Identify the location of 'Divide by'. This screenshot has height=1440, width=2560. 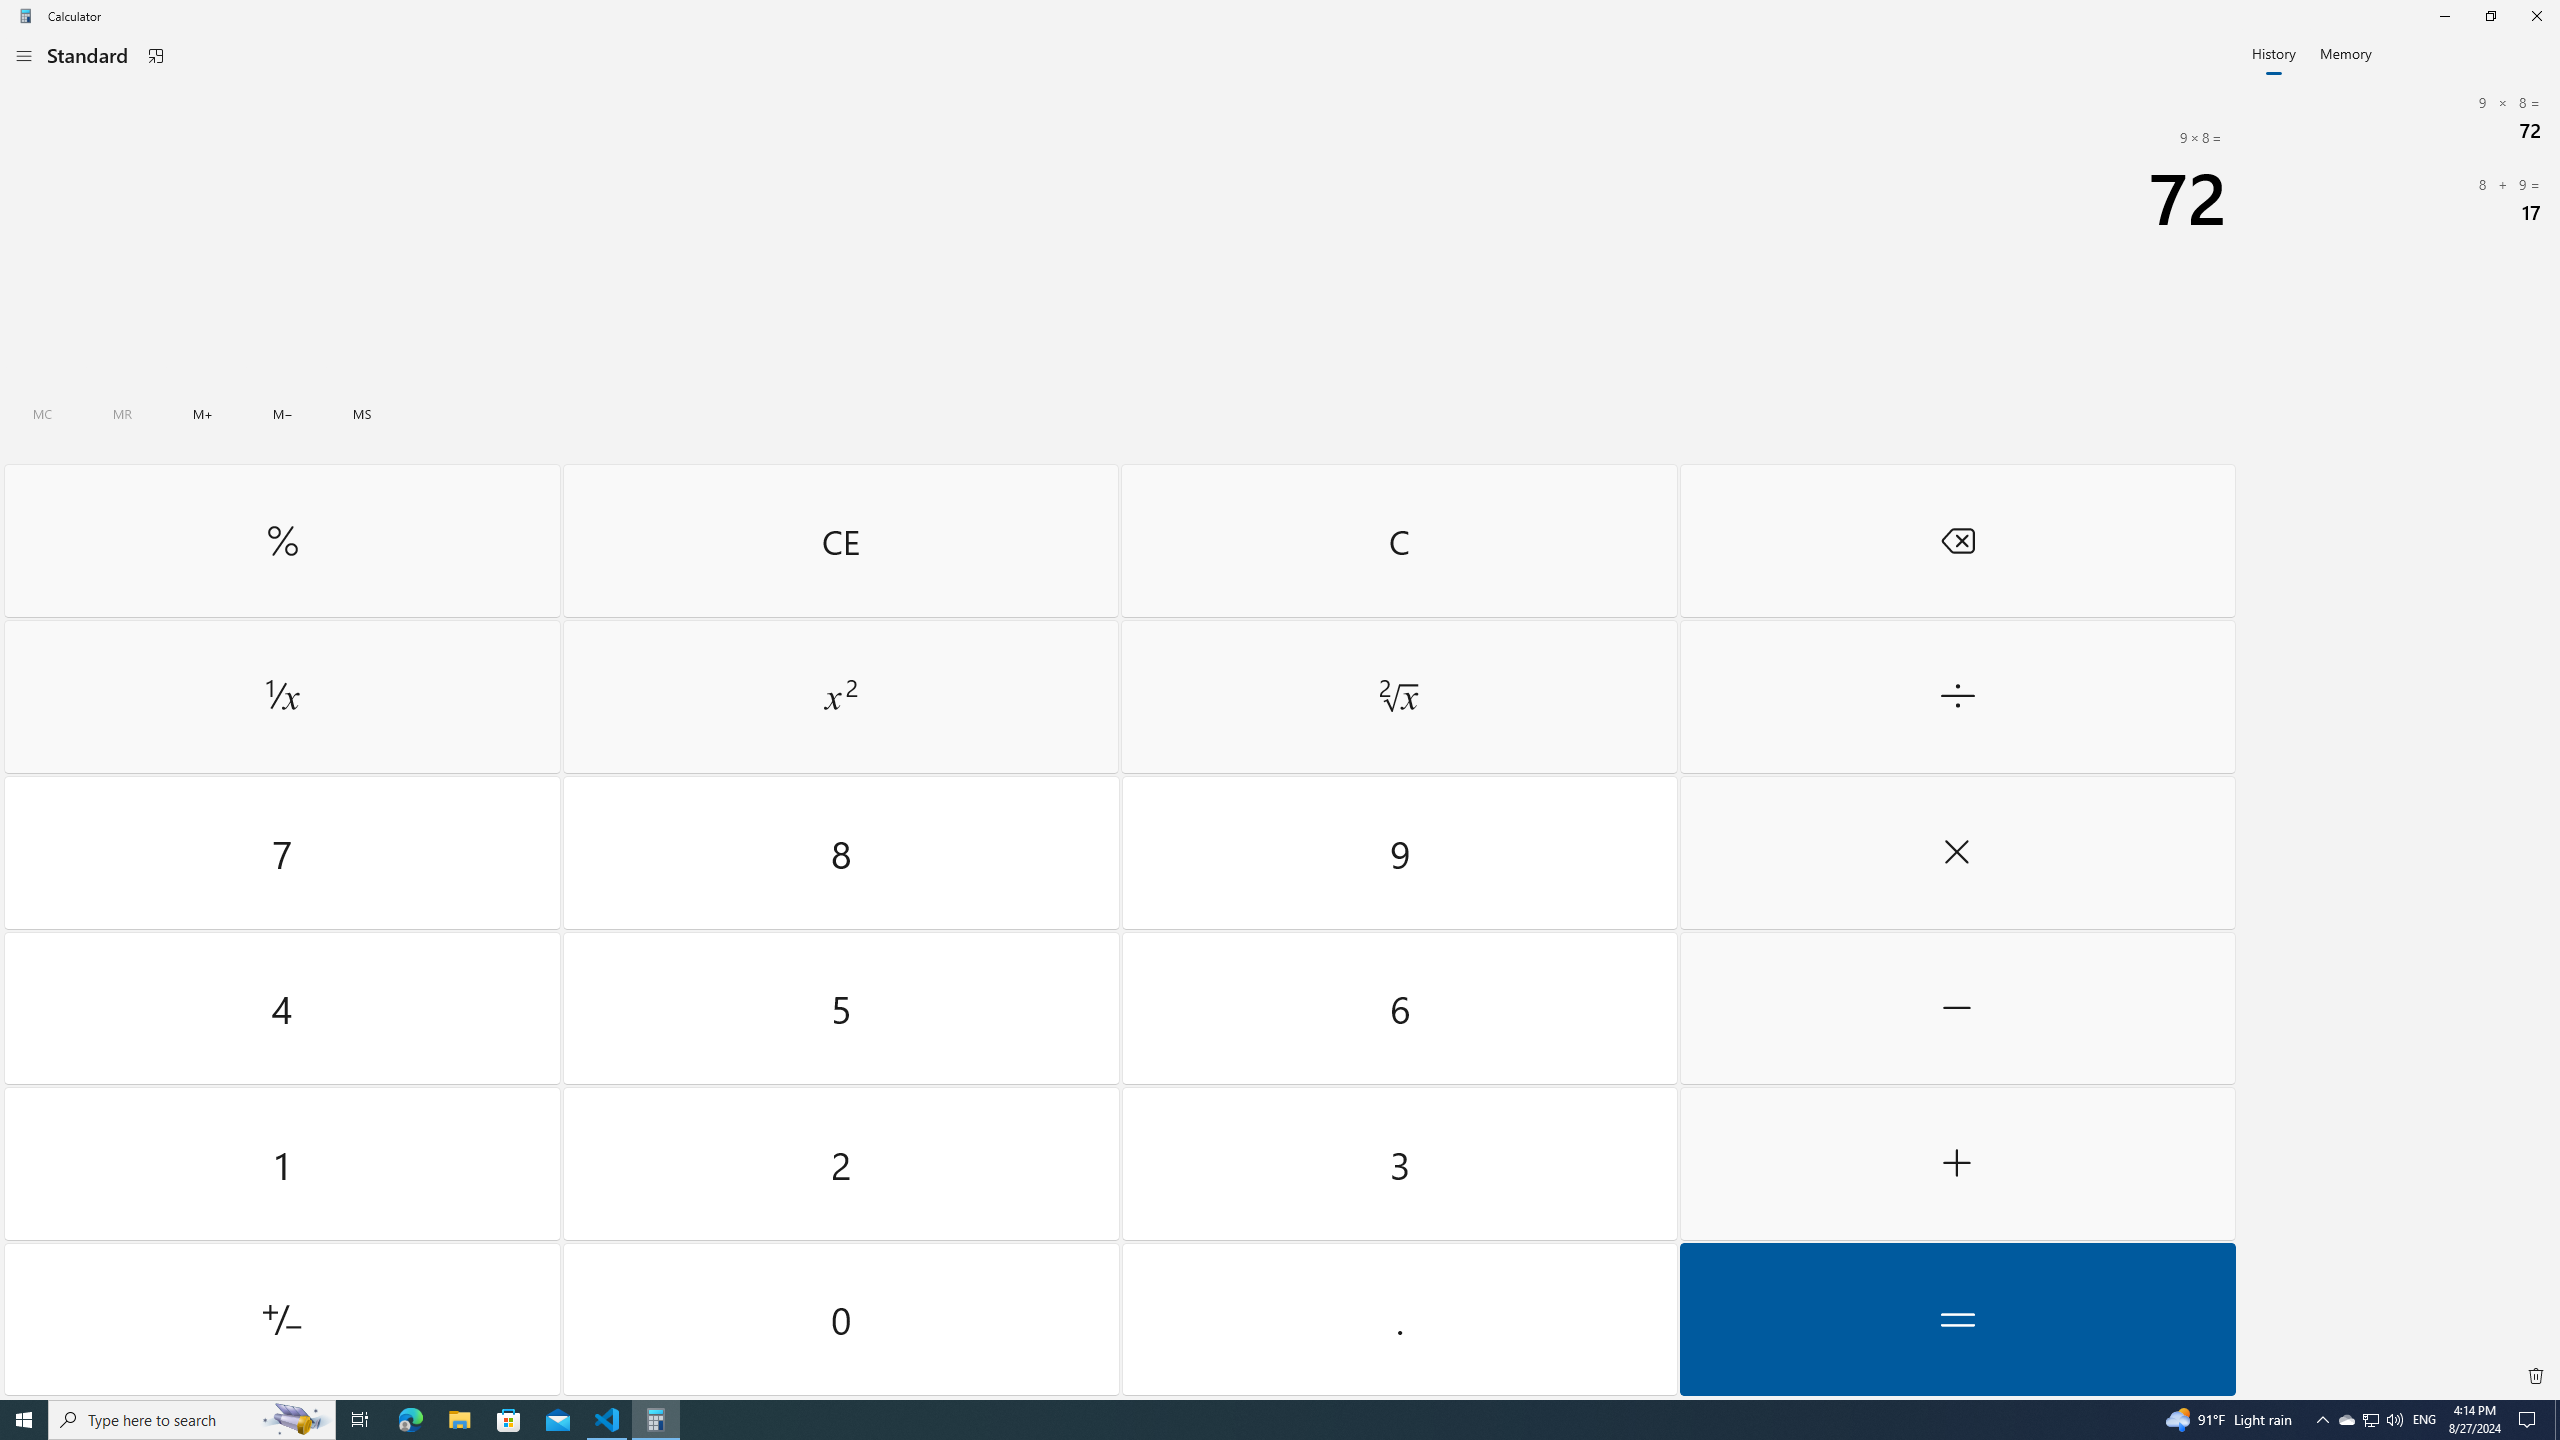
(1956, 697).